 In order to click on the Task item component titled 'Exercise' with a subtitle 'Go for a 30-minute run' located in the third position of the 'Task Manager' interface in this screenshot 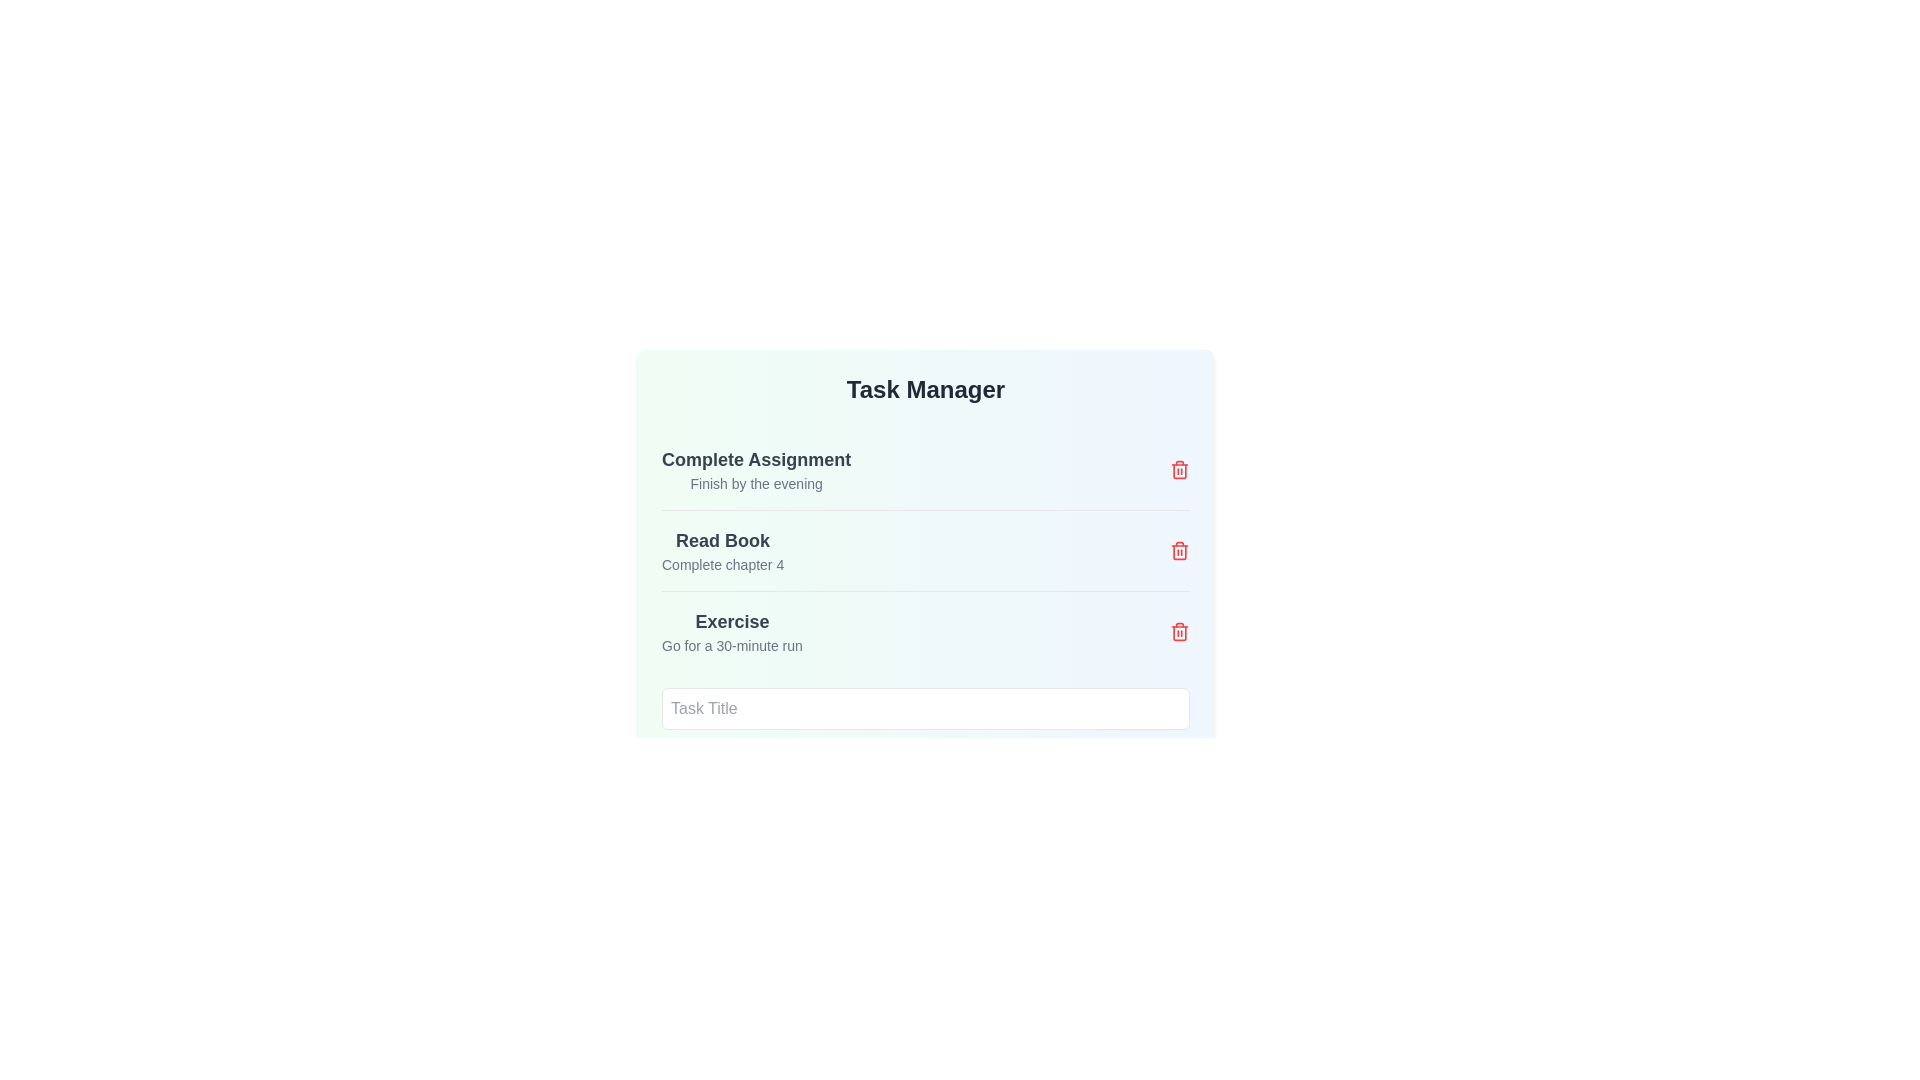, I will do `click(925, 631)`.